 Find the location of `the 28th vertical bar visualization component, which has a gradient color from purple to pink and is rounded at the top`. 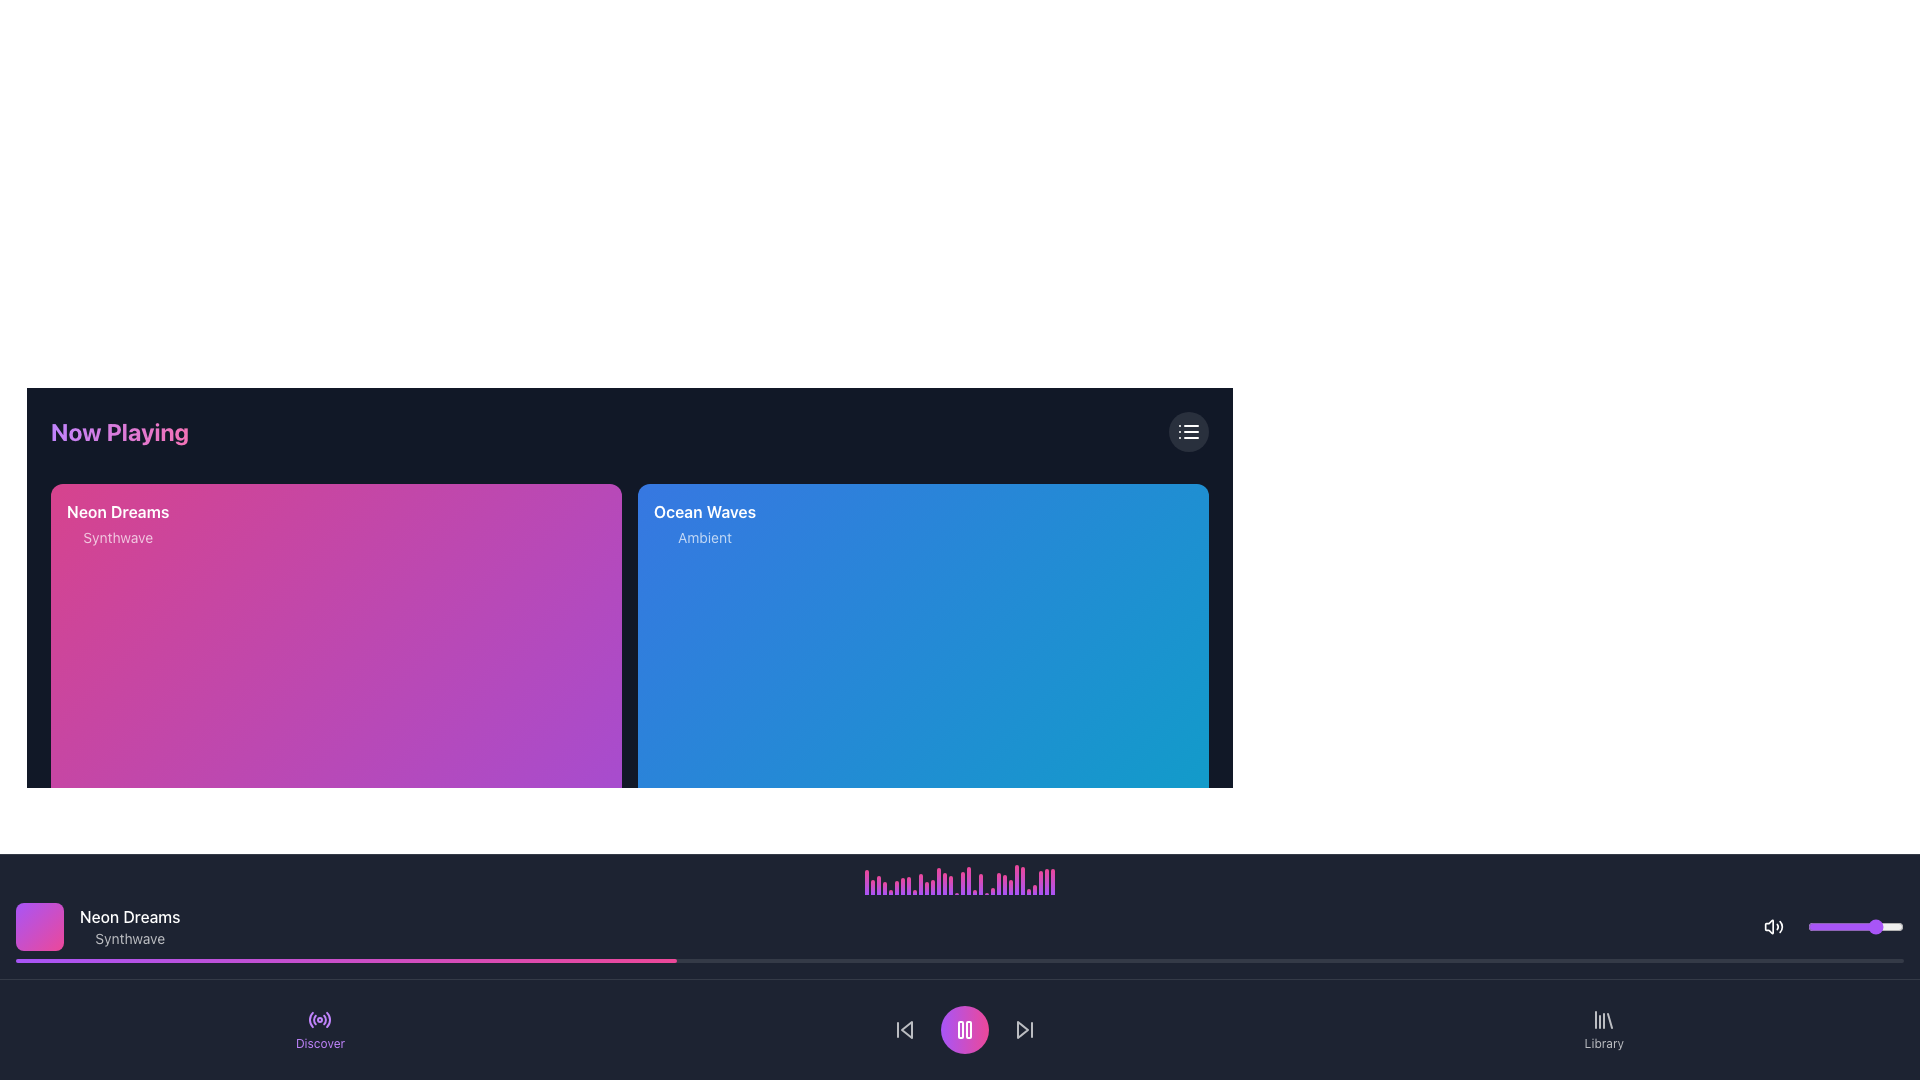

the 28th vertical bar visualization component, which has a gradient color from purple to pink and is rounded at the top is located at coordinates (1035, 879).